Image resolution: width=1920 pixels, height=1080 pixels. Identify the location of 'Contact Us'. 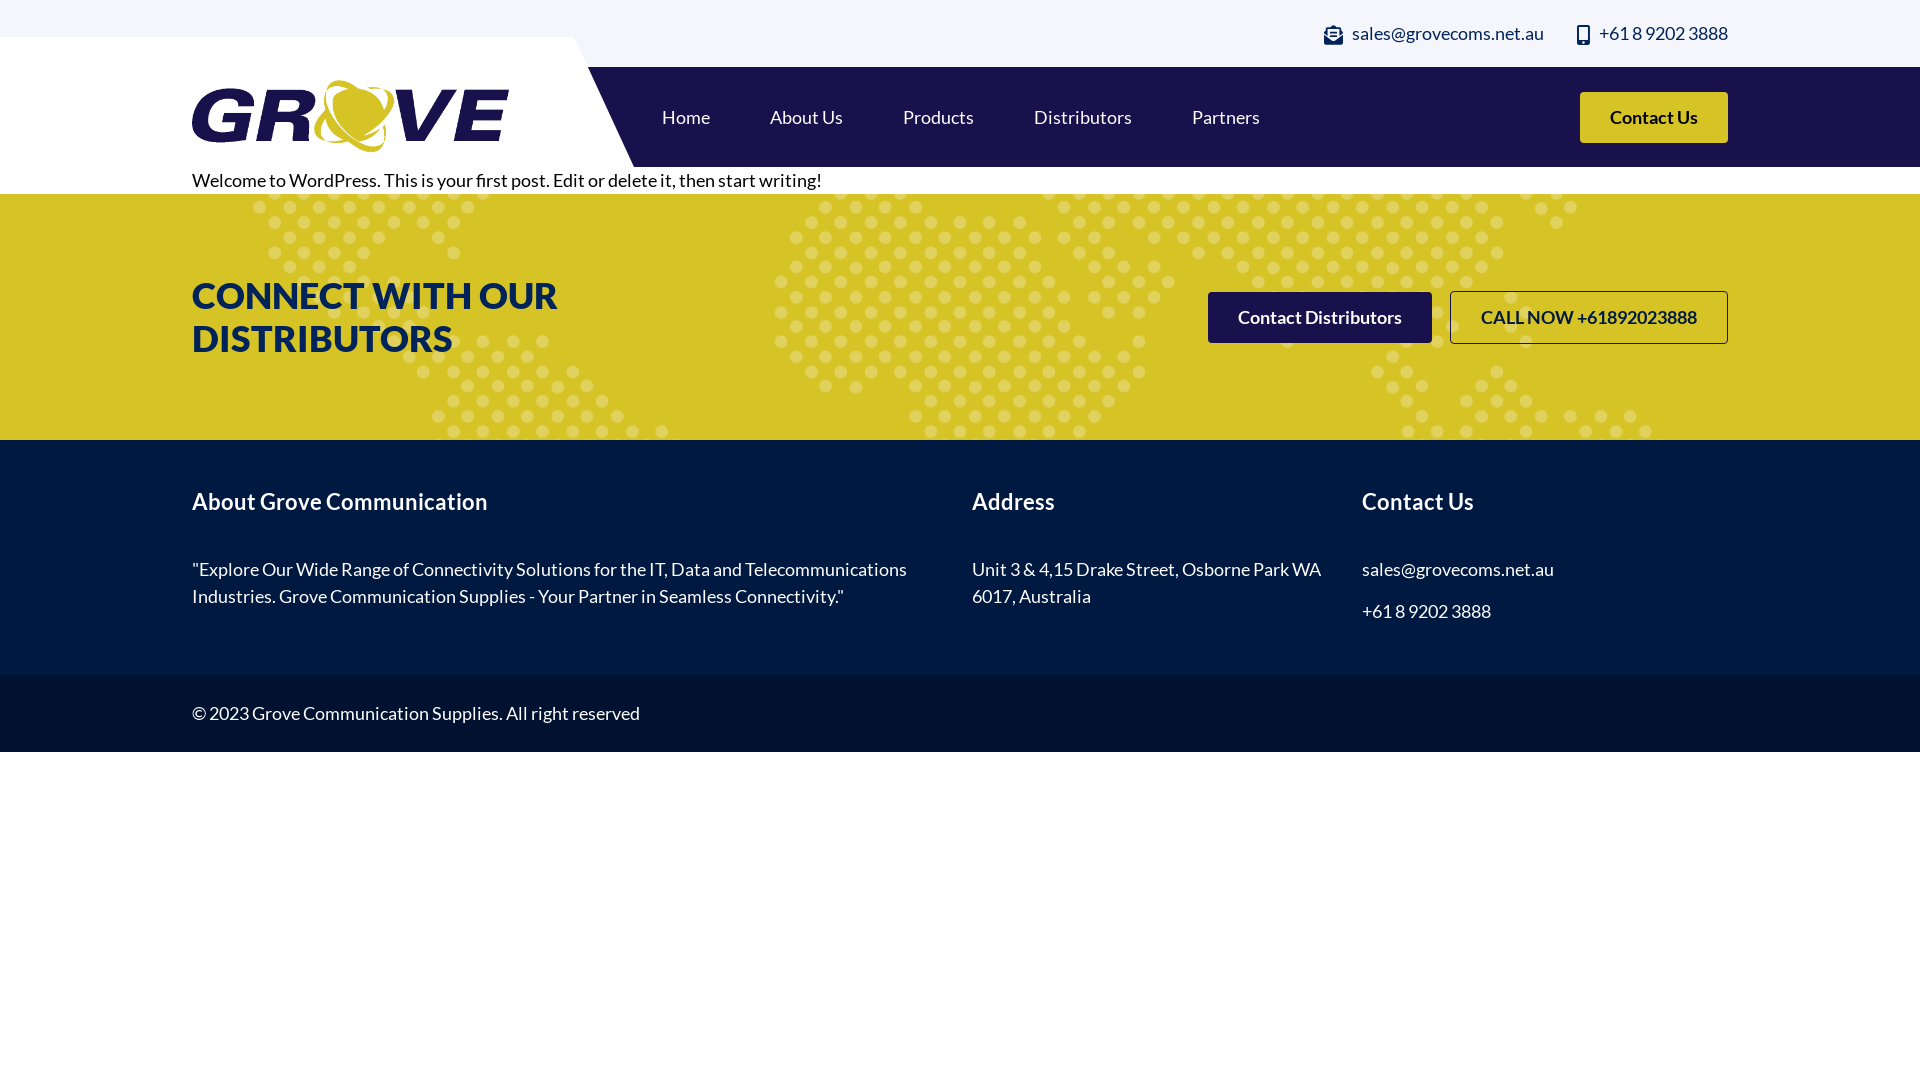
(1654, 117).